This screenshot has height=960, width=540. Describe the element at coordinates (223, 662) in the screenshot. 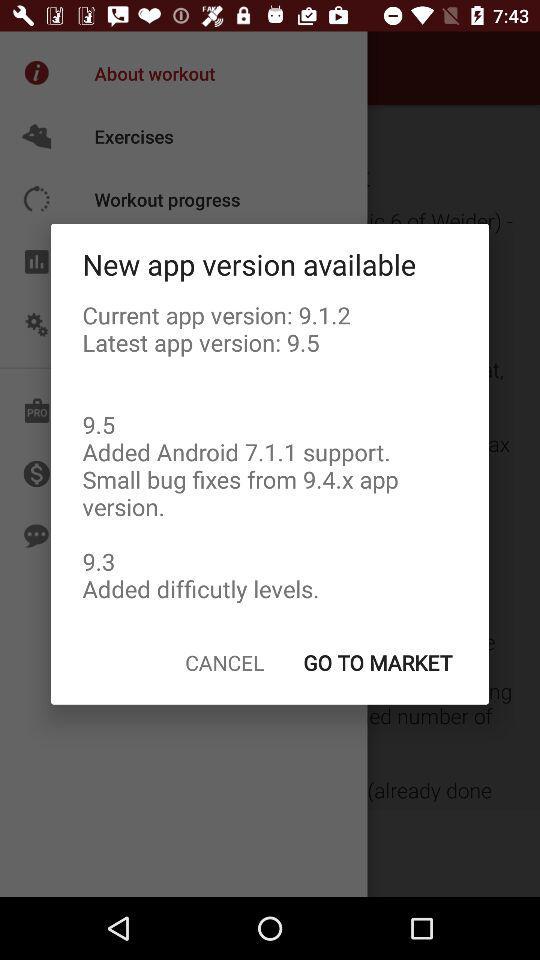

I see `the item next to go to market item` at that location.